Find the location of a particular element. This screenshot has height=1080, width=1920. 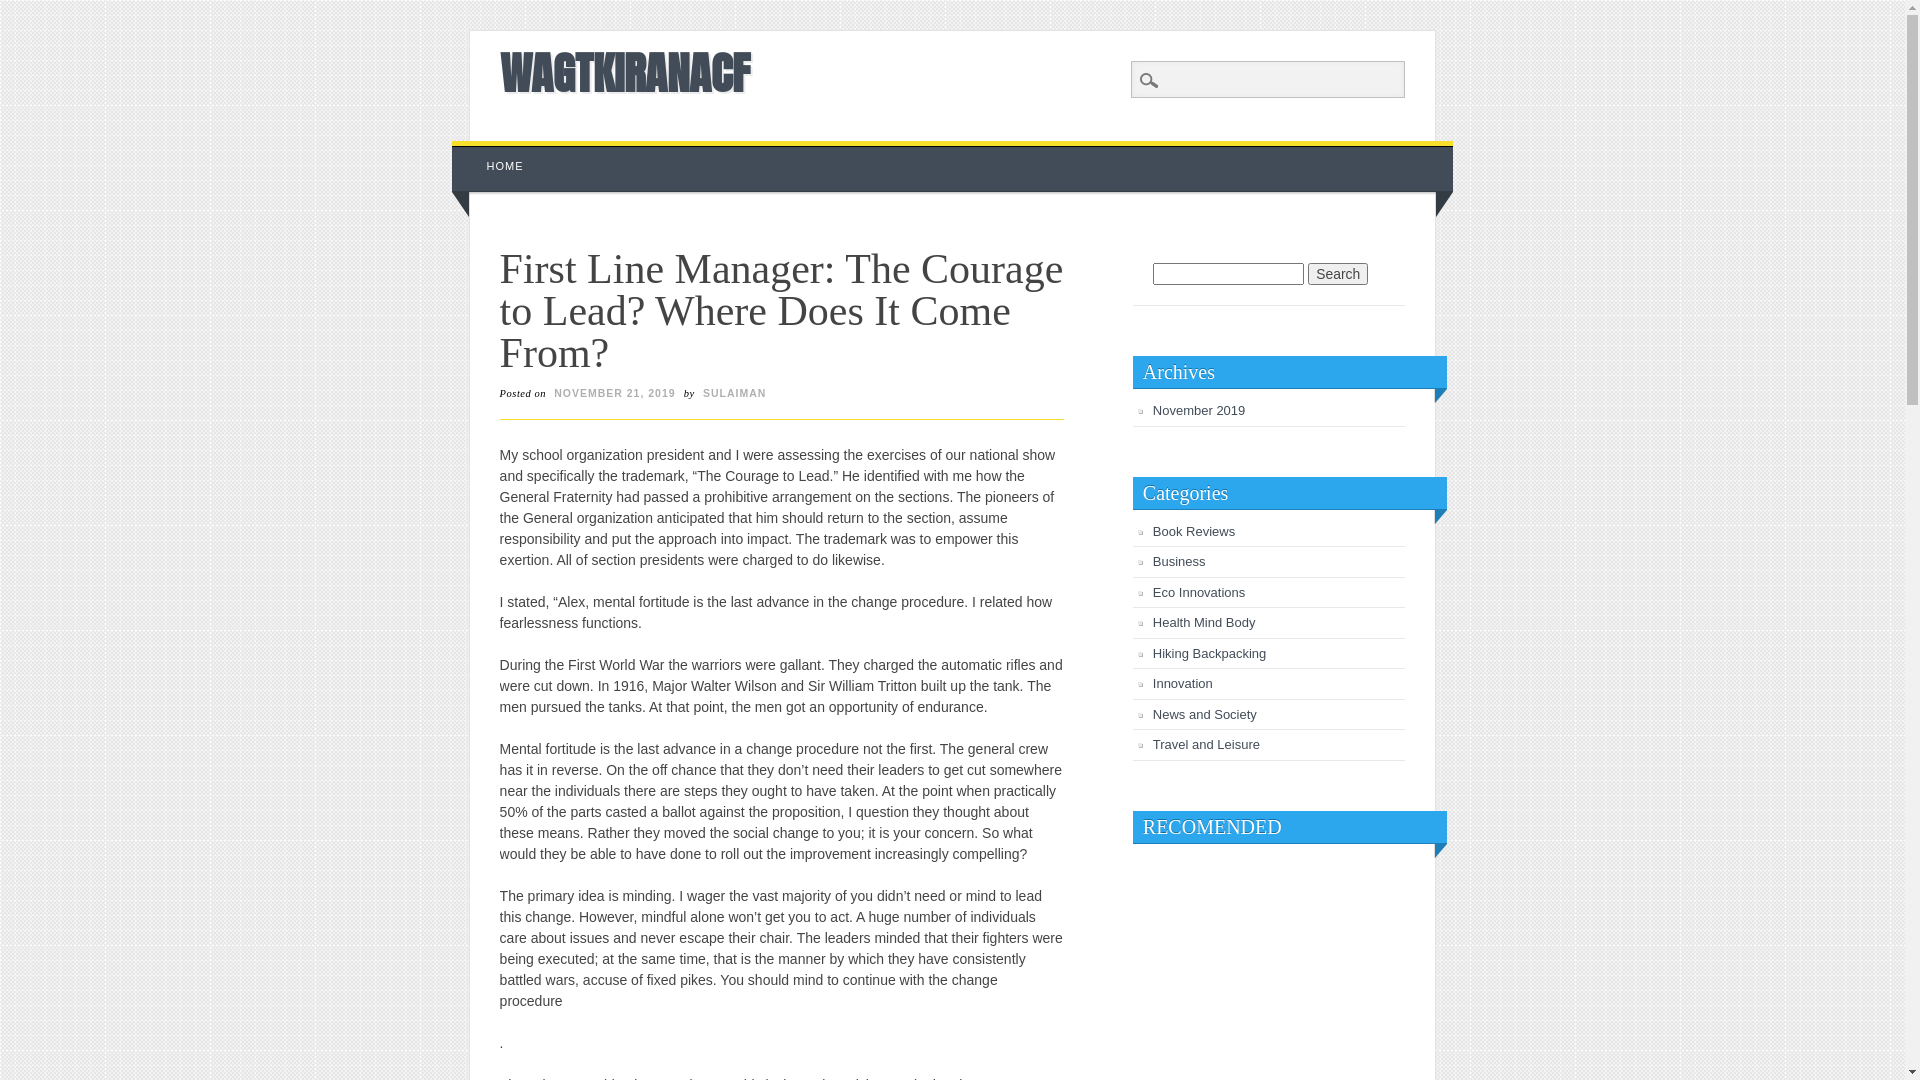

'NOVEMBER 21, 2019' is located at coordinates (548, 393).